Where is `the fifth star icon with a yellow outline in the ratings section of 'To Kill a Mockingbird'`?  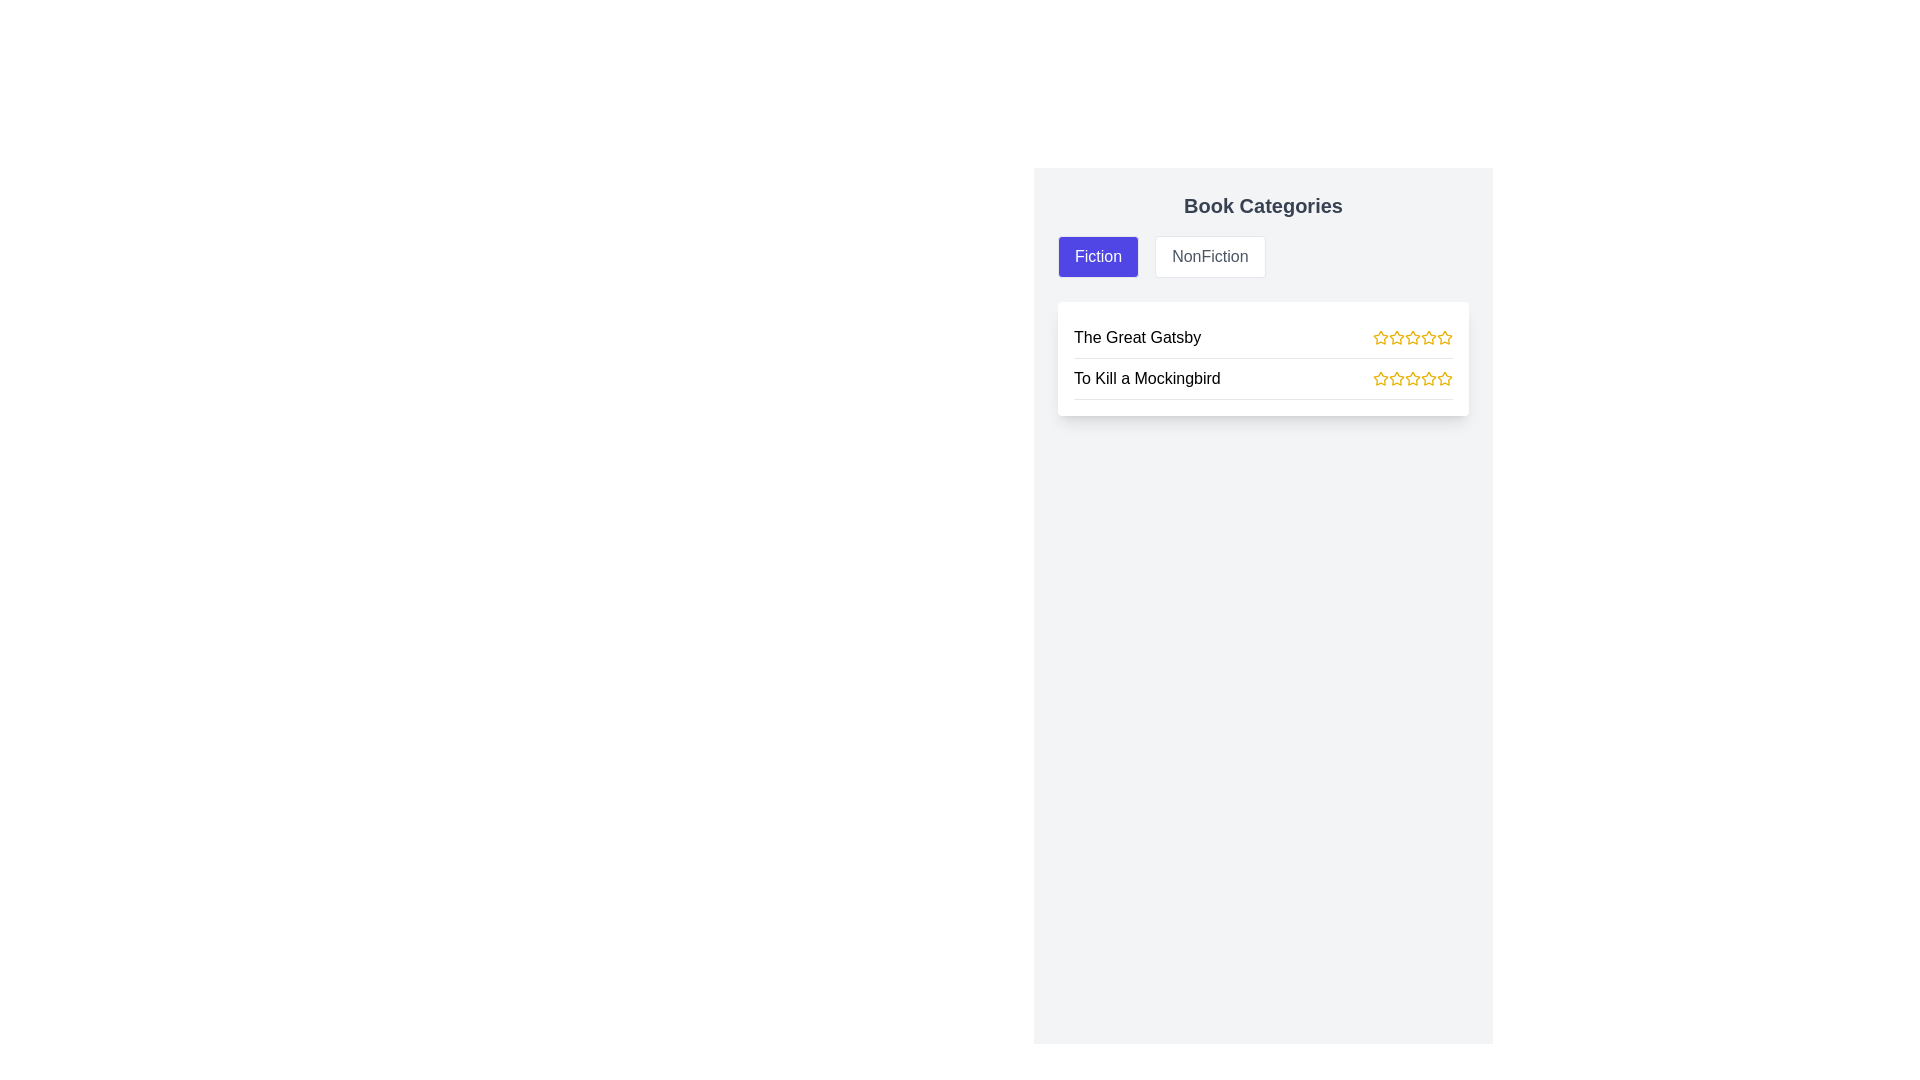
the fifth star icon with a yellow outline in the ratings section of 'To Kill a Mockingbird' is located at coordinates (1444, 378).